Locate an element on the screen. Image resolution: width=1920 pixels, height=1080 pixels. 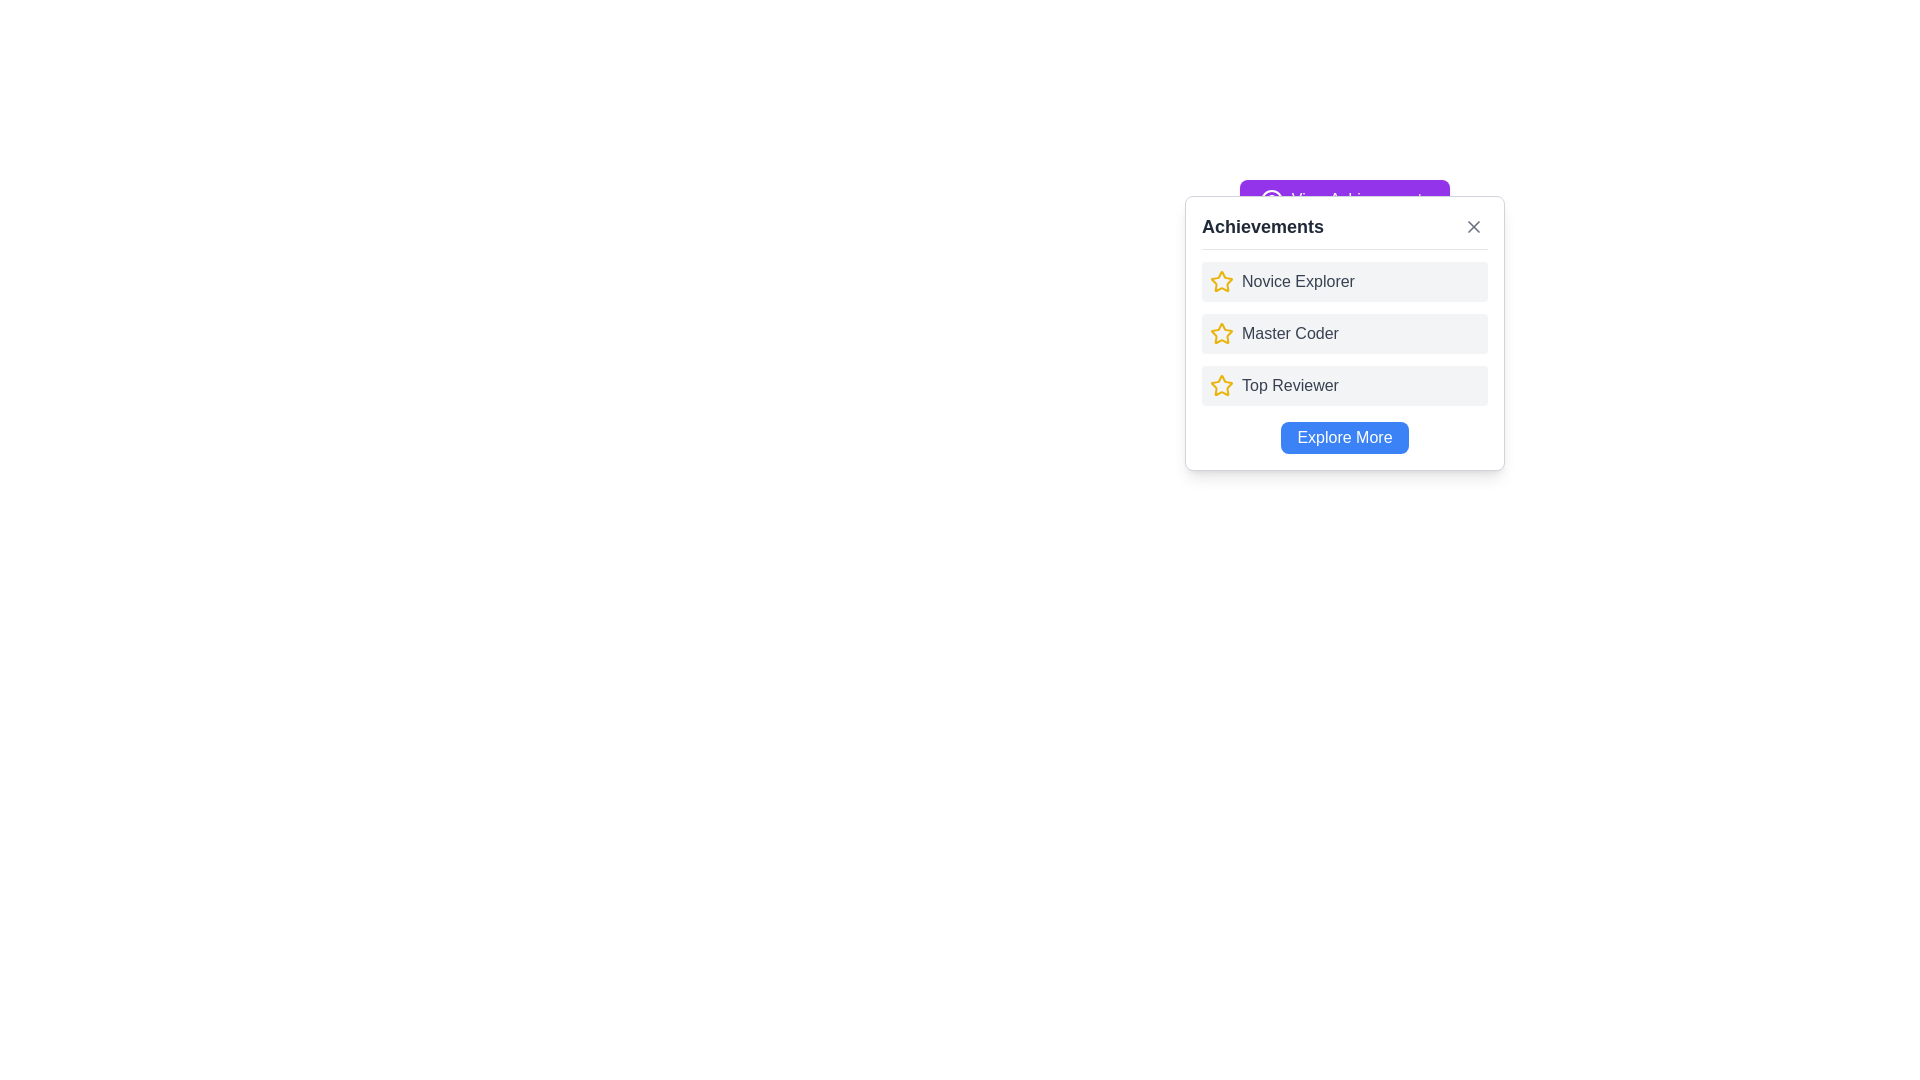
the yellow star icon located to the left of the 'Top Reviewer' text in the third row of the Achievements section of the modal window is located at coordinates (1221, 385).